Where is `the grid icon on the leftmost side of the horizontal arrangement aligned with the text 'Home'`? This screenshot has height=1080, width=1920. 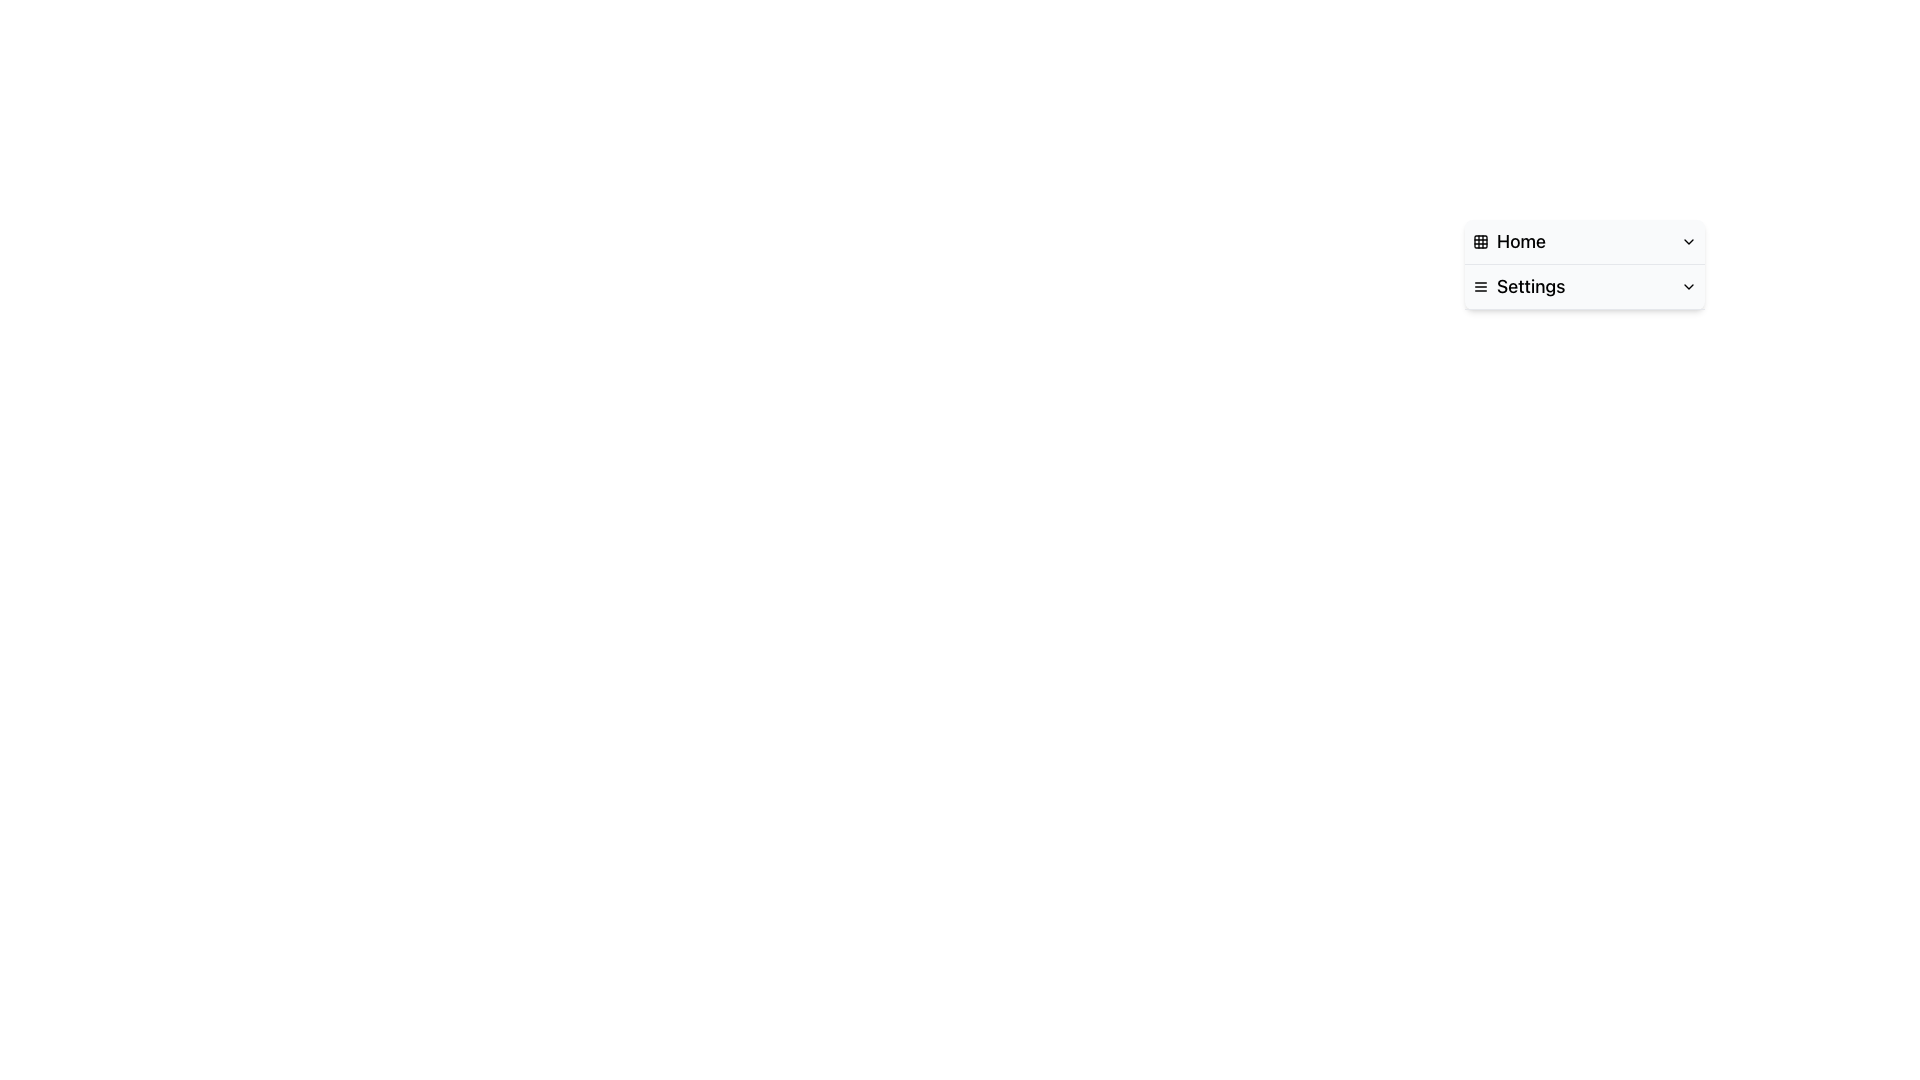 the grid icon on the leftmost side of the horizontal arrangement aligned with the text 'Home' is located at coordinates (1481, 241).